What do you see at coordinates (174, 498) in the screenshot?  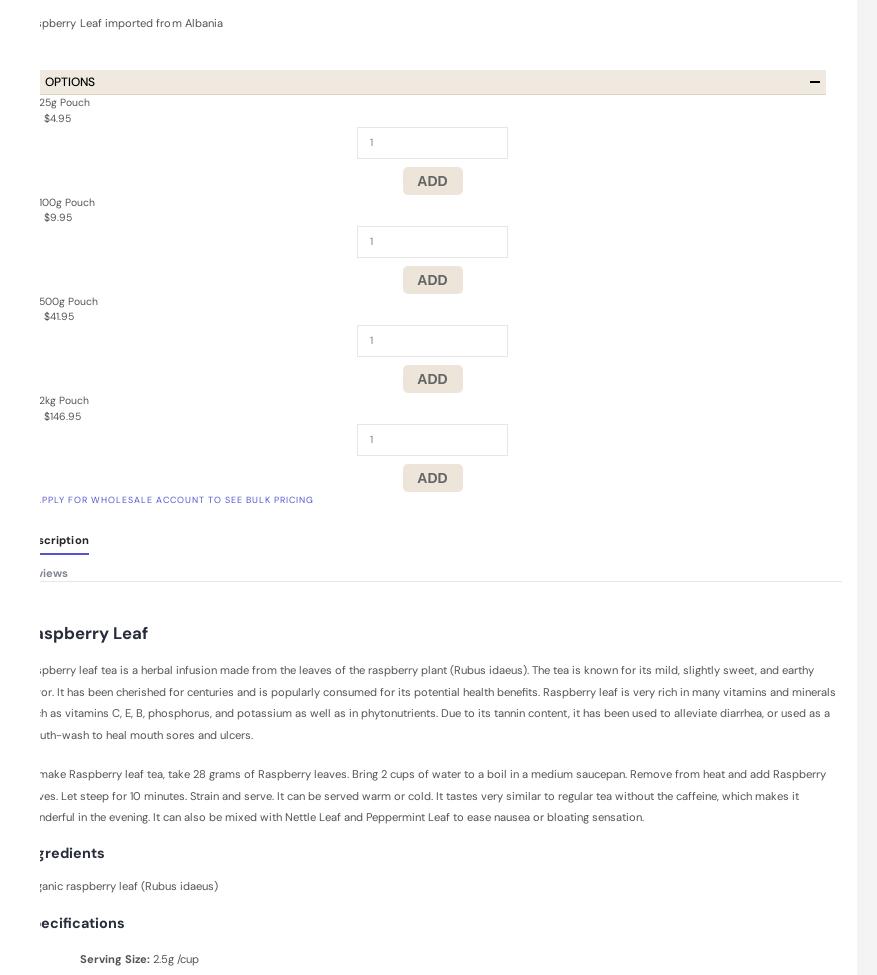 I see `'Apply for wholesale account to see bulk pricing'` at bounding box center [174, 498].